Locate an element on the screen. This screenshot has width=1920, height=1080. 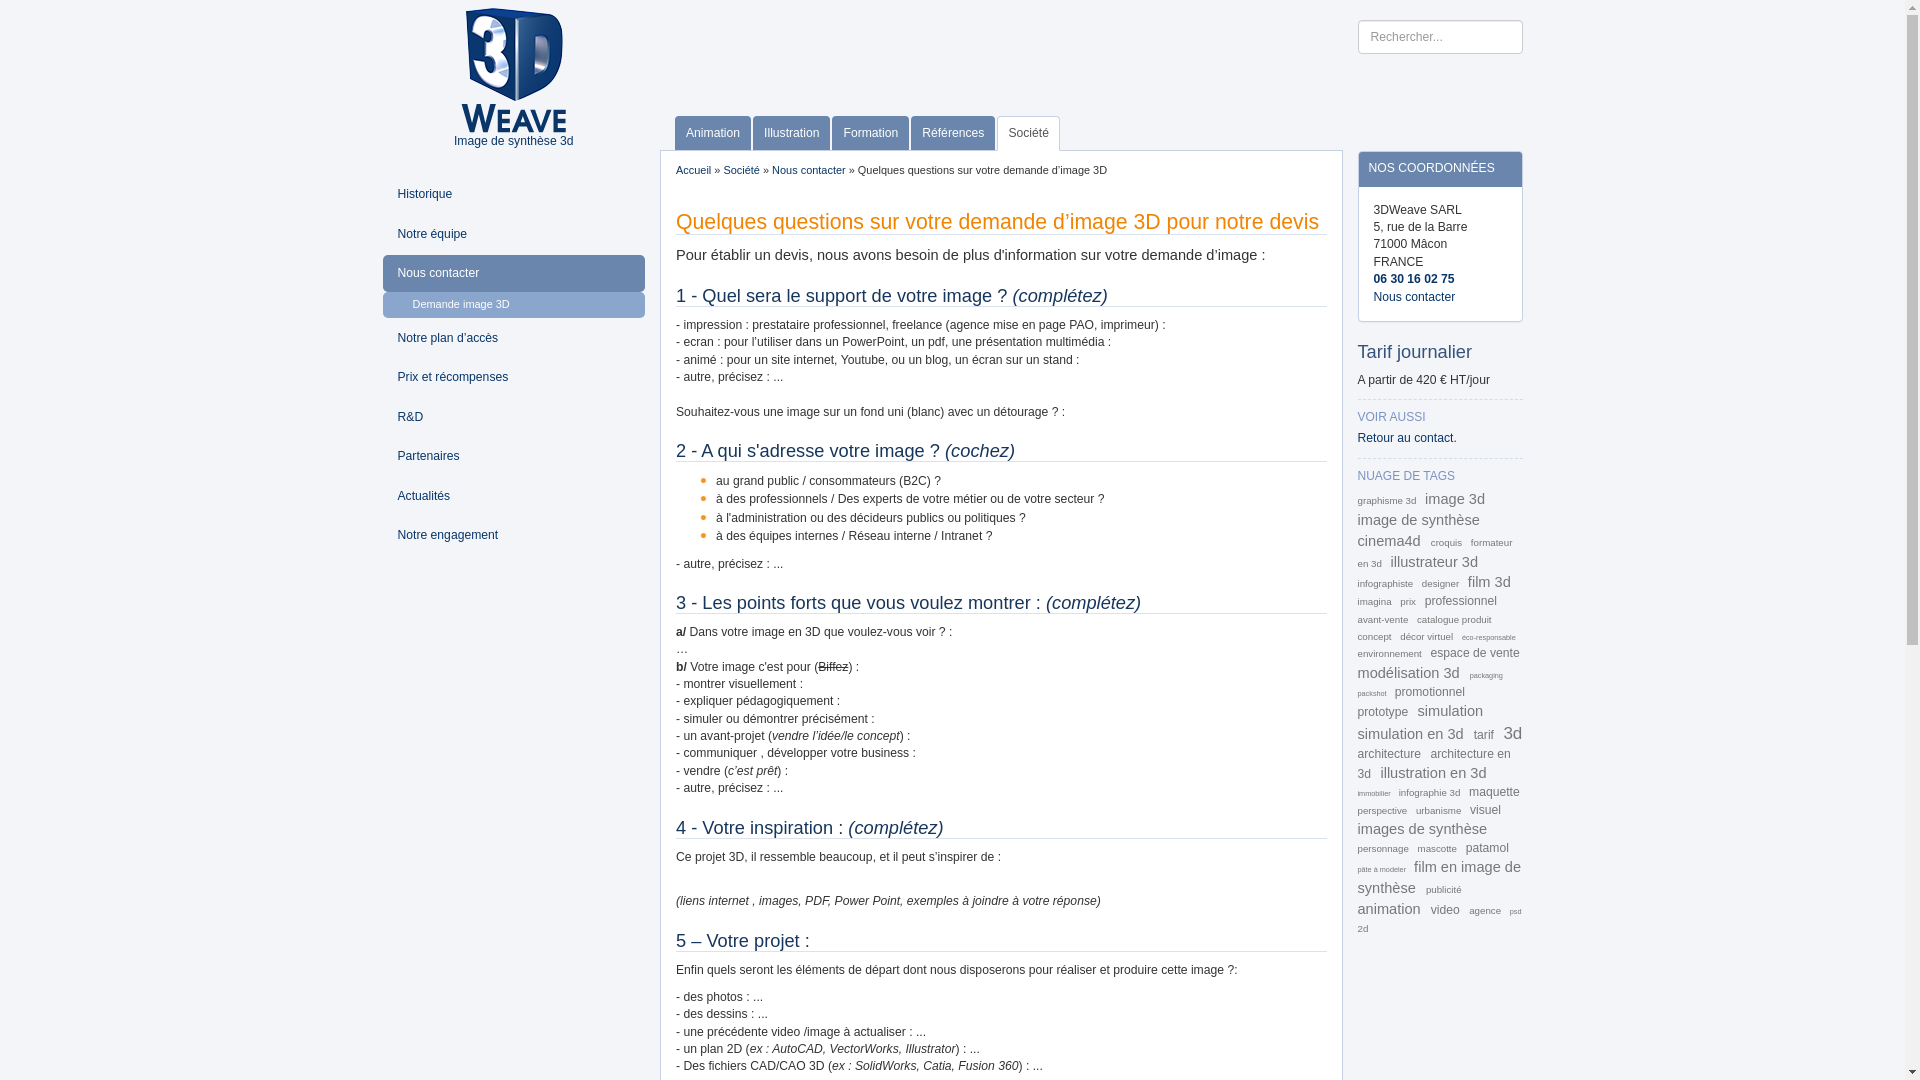
'concept' is located at coordinates (1375, 636).